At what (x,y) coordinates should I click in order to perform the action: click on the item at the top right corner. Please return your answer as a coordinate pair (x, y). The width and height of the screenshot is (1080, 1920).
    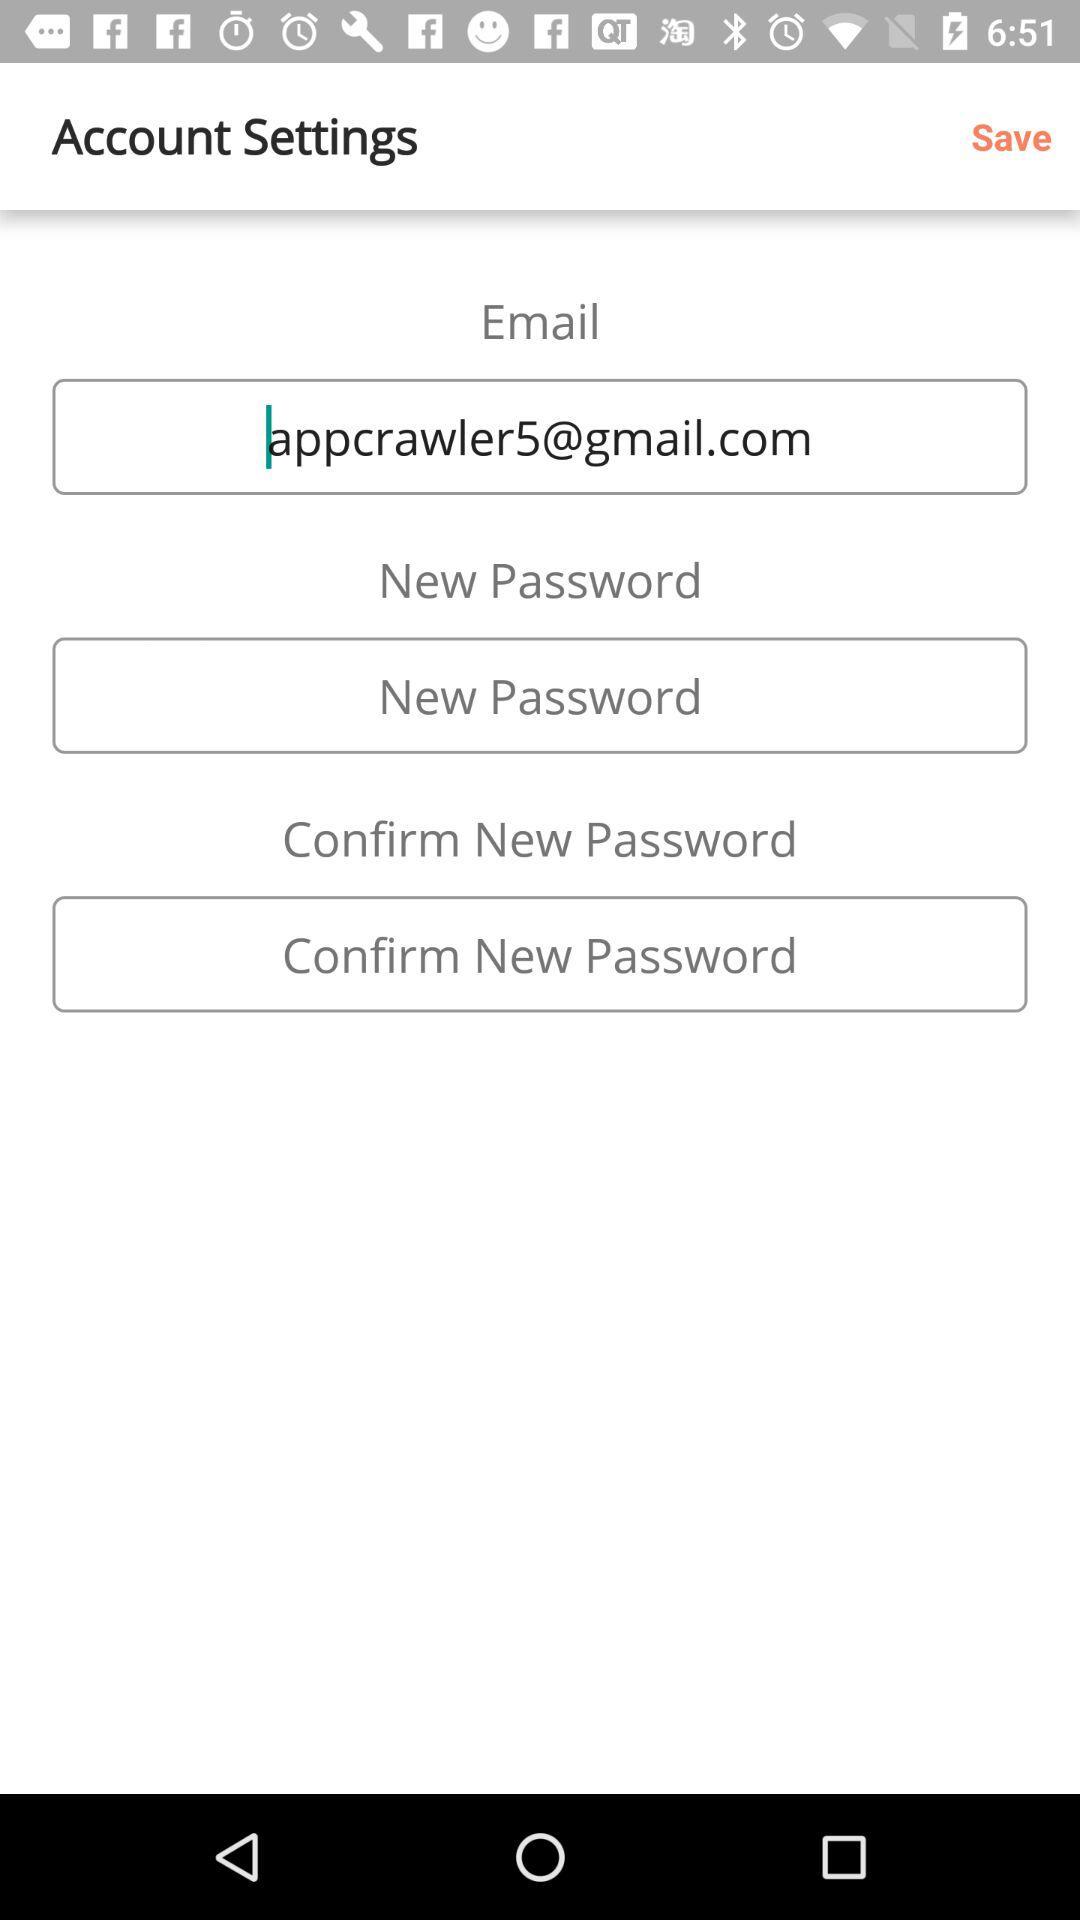
    Looking at the image, I should click on (1018, 135).